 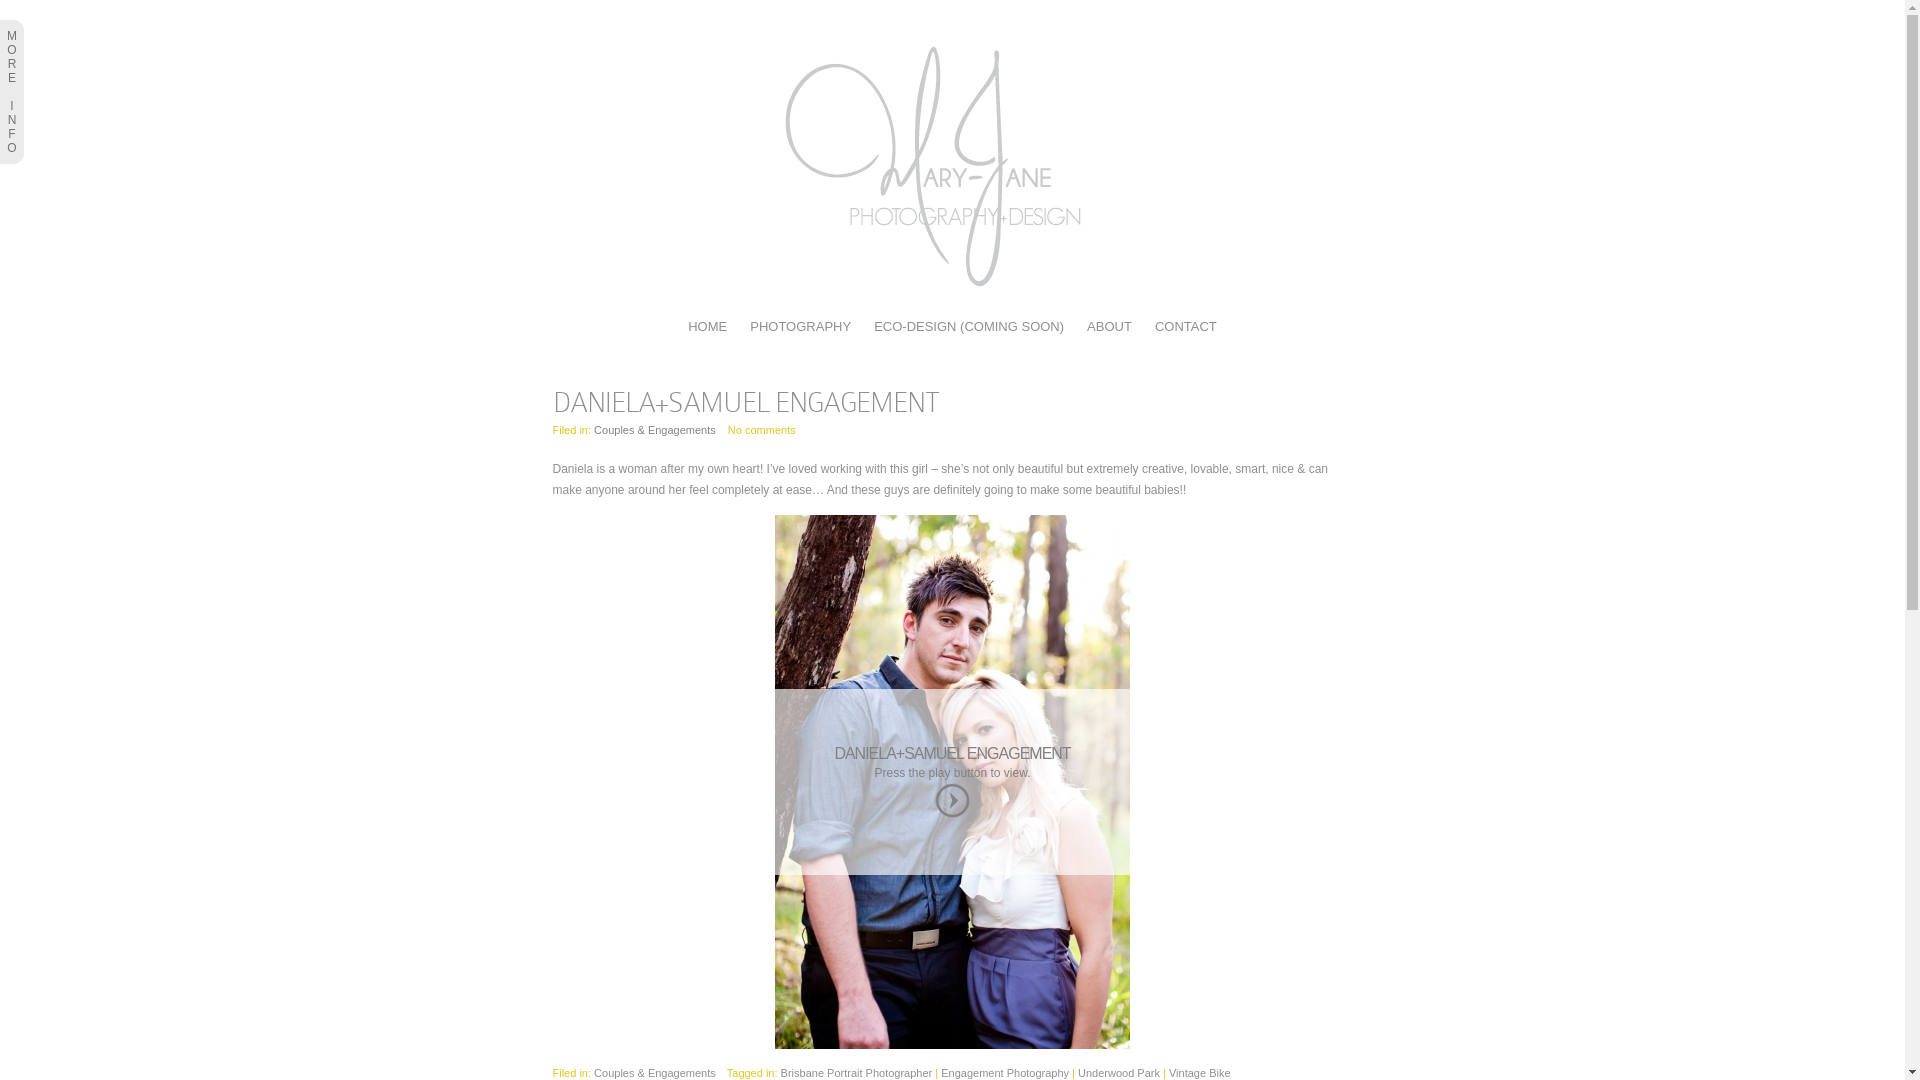 What do you see at coordinates (1004, 1071) in the screenshot?
I see `'Engagement Photography'` at bounding box center [1004, 1071].